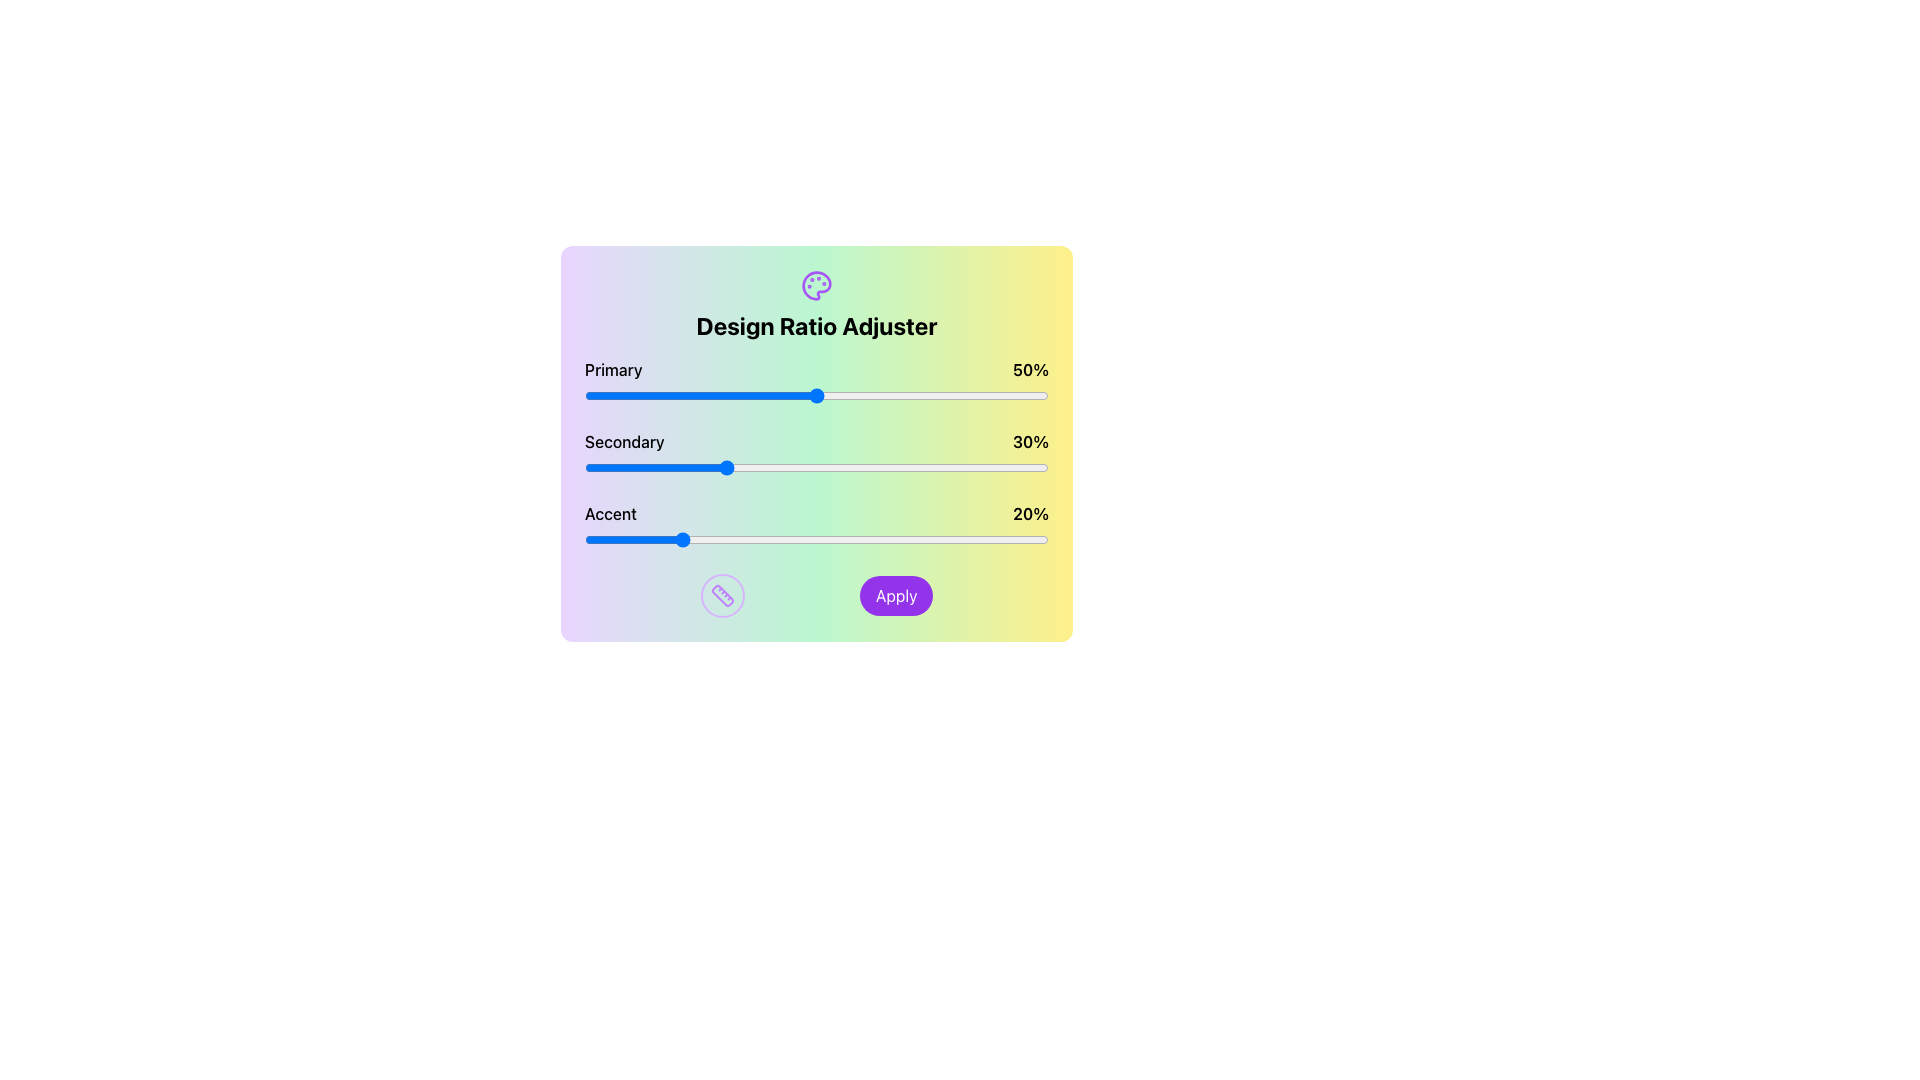 The image size is (1920, 1080). What do you see at coordinates (872, 396) in the screenshot?
I see `the primary design ratio` at bounding box center [872, 396].